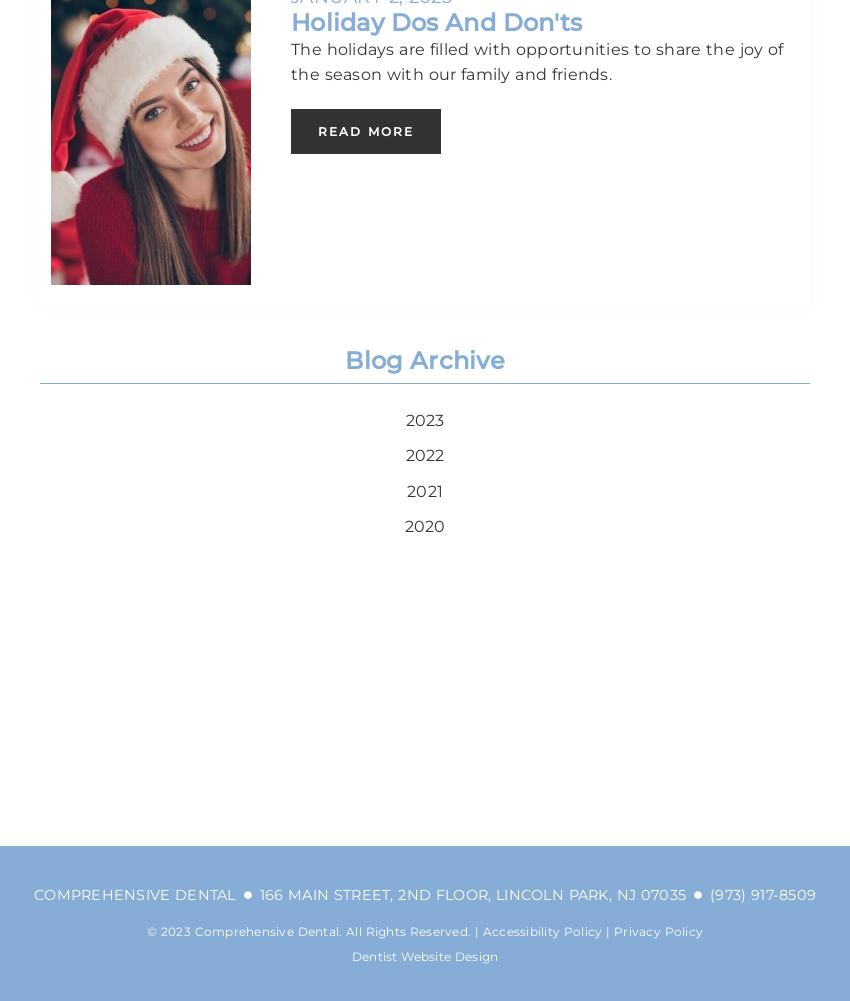 Image resolution: width=850 pixels, height=1001 pixels. Describe the element at coordinates (425, 490) in the screenshot. I see `'2021'` at that location.